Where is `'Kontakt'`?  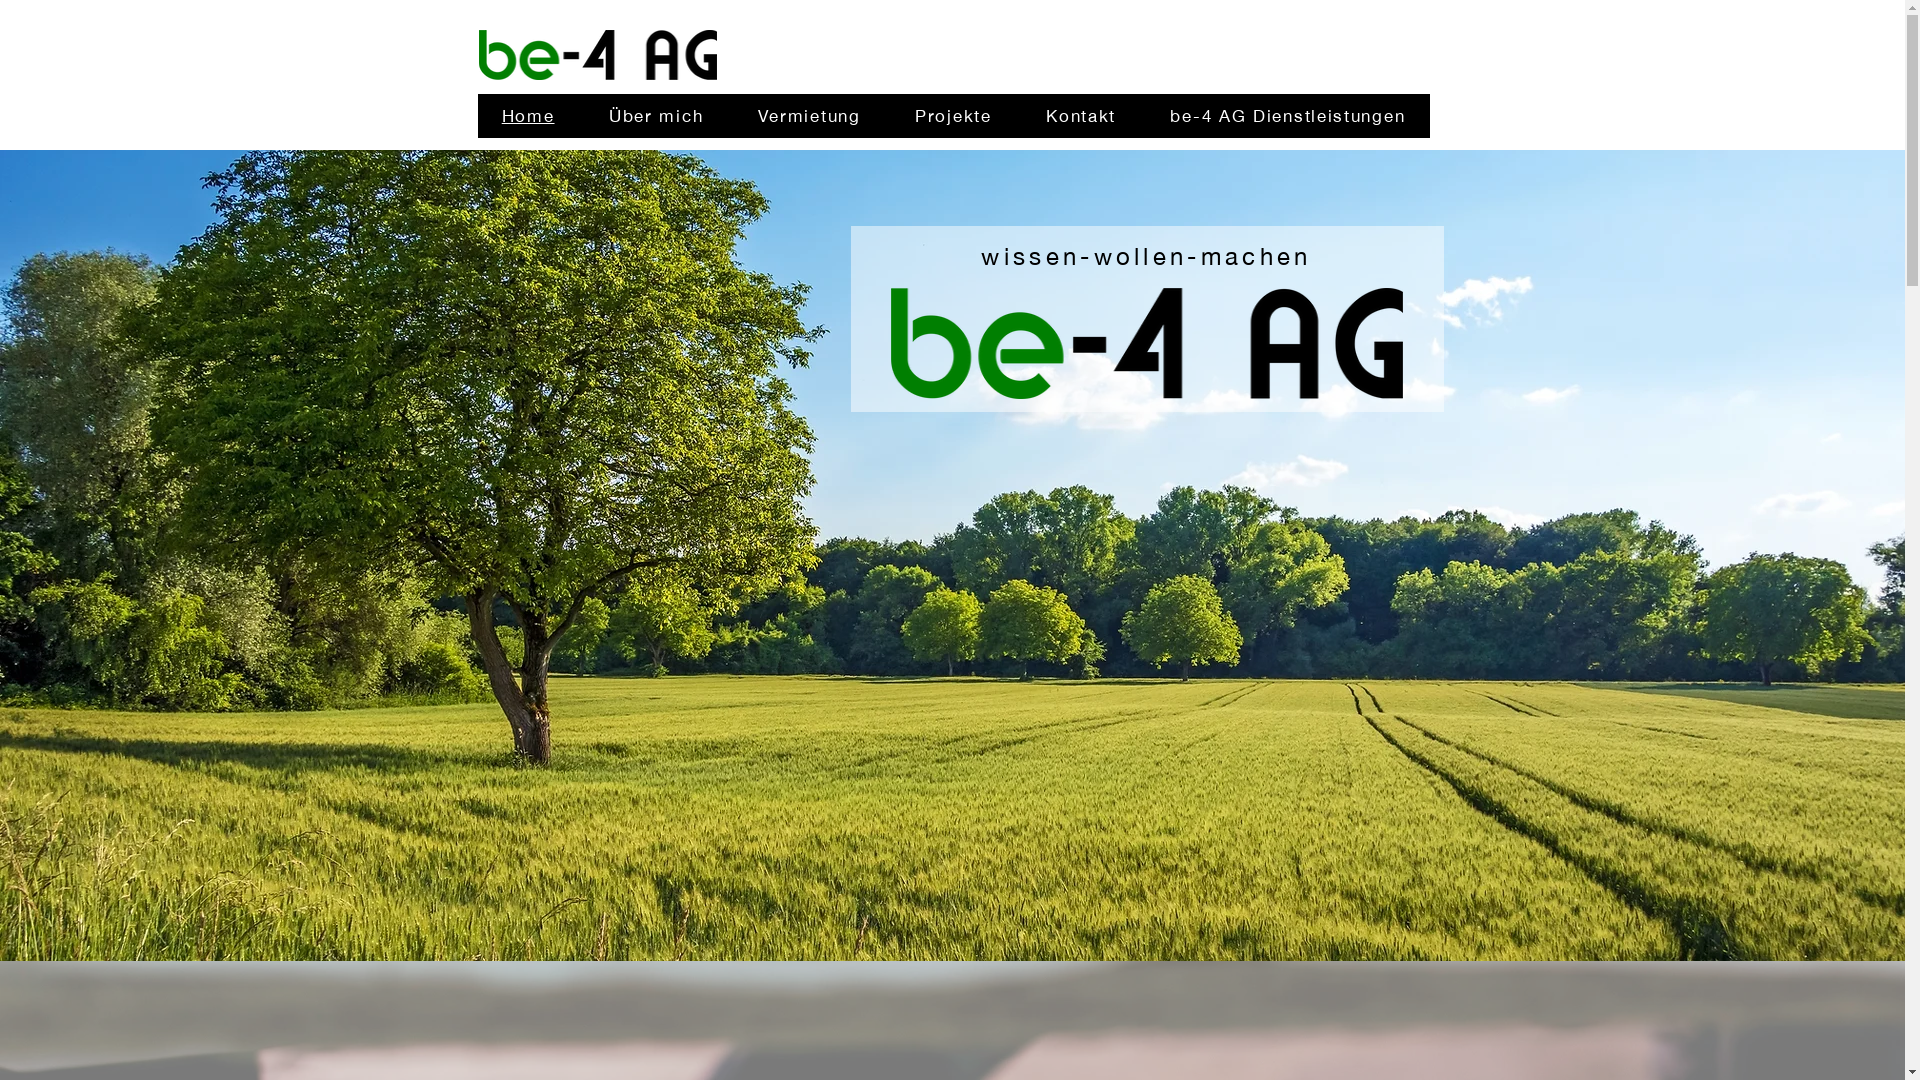
'Kontakt' is located at coordinates (1079, 115).